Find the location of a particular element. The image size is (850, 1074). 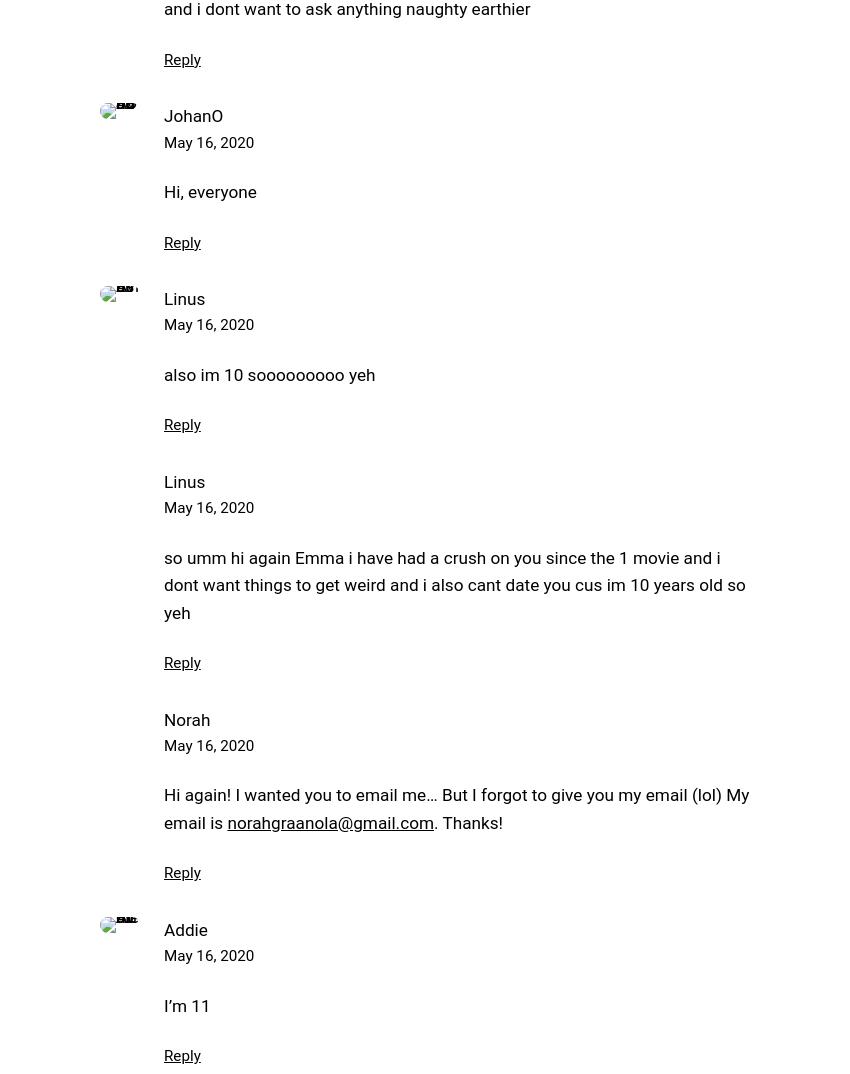

'JohanO' is located at coordinates (192, 114).